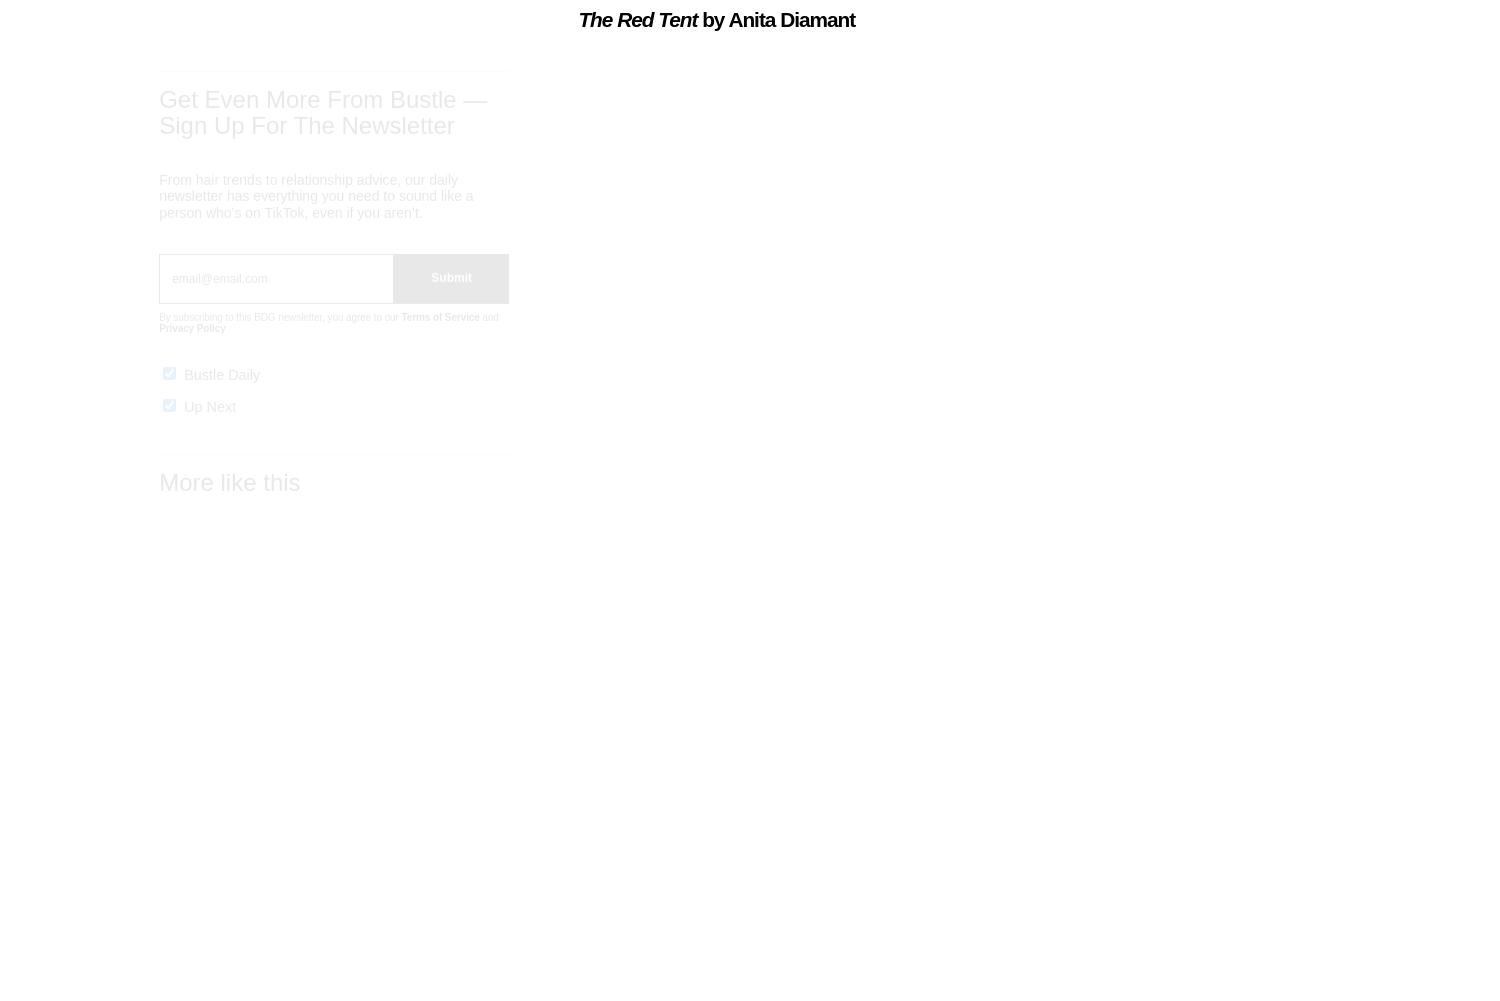 This screenshot has height=1001, width=1500. What do you see at coordinates (228, 500) in the screenshot?
I see `'More like this'` at bounding box center [228, 500].